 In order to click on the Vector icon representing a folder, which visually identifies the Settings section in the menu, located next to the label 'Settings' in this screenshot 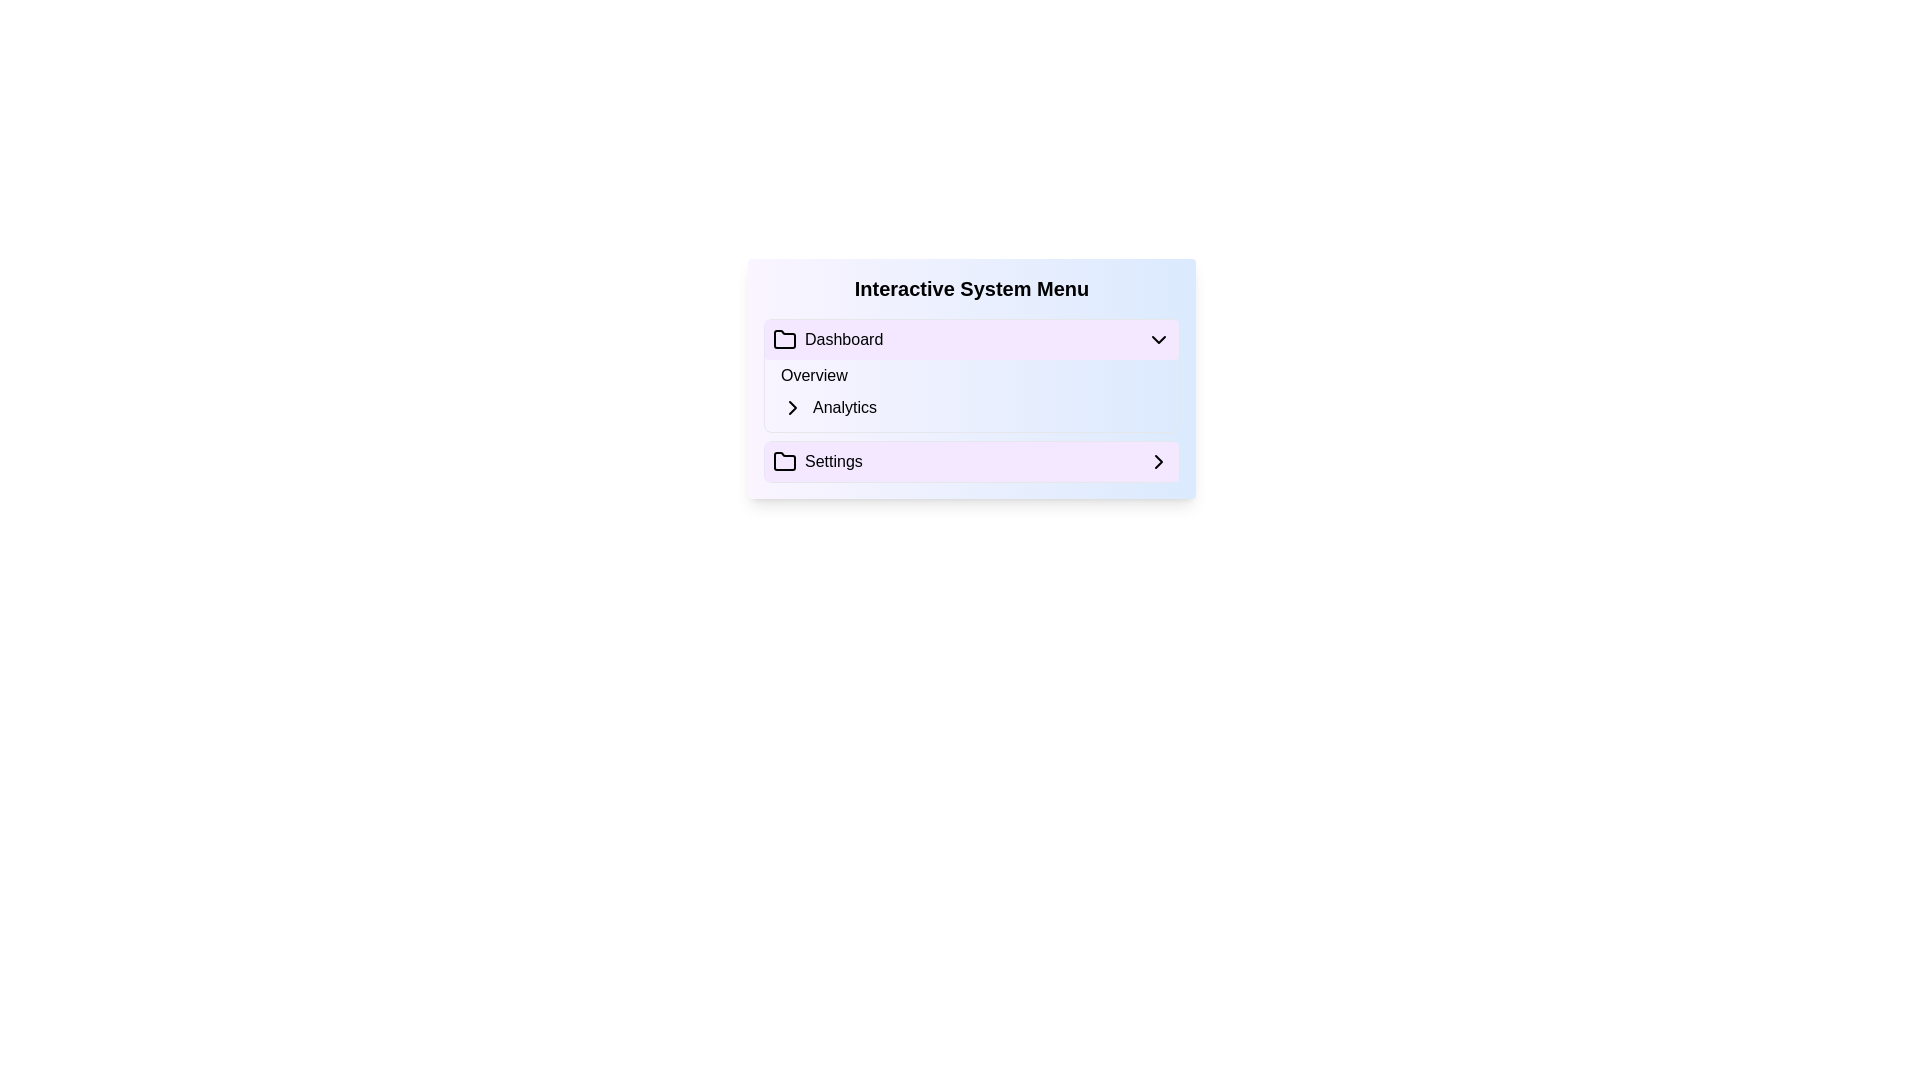, I will do `click(784, 462)`.